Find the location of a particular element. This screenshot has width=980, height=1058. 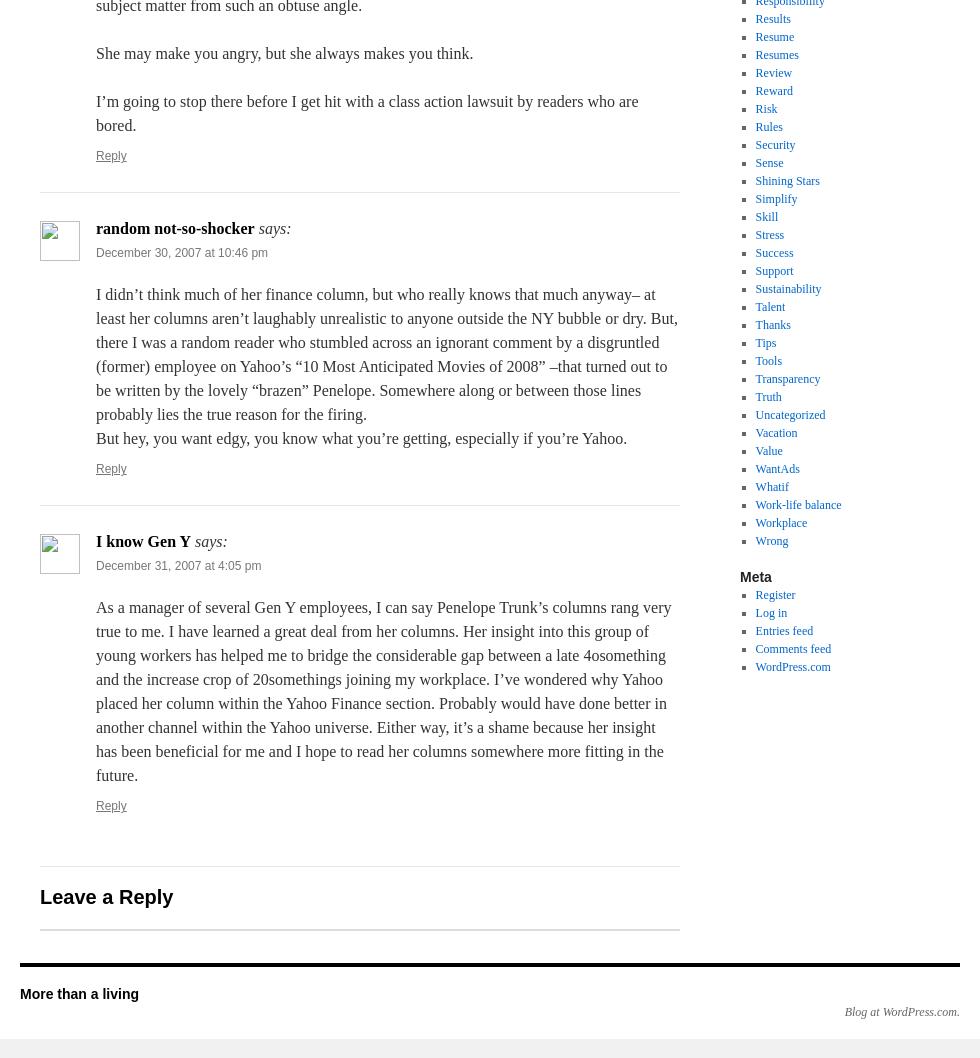

'Value' is located at coordinates (768, 450).